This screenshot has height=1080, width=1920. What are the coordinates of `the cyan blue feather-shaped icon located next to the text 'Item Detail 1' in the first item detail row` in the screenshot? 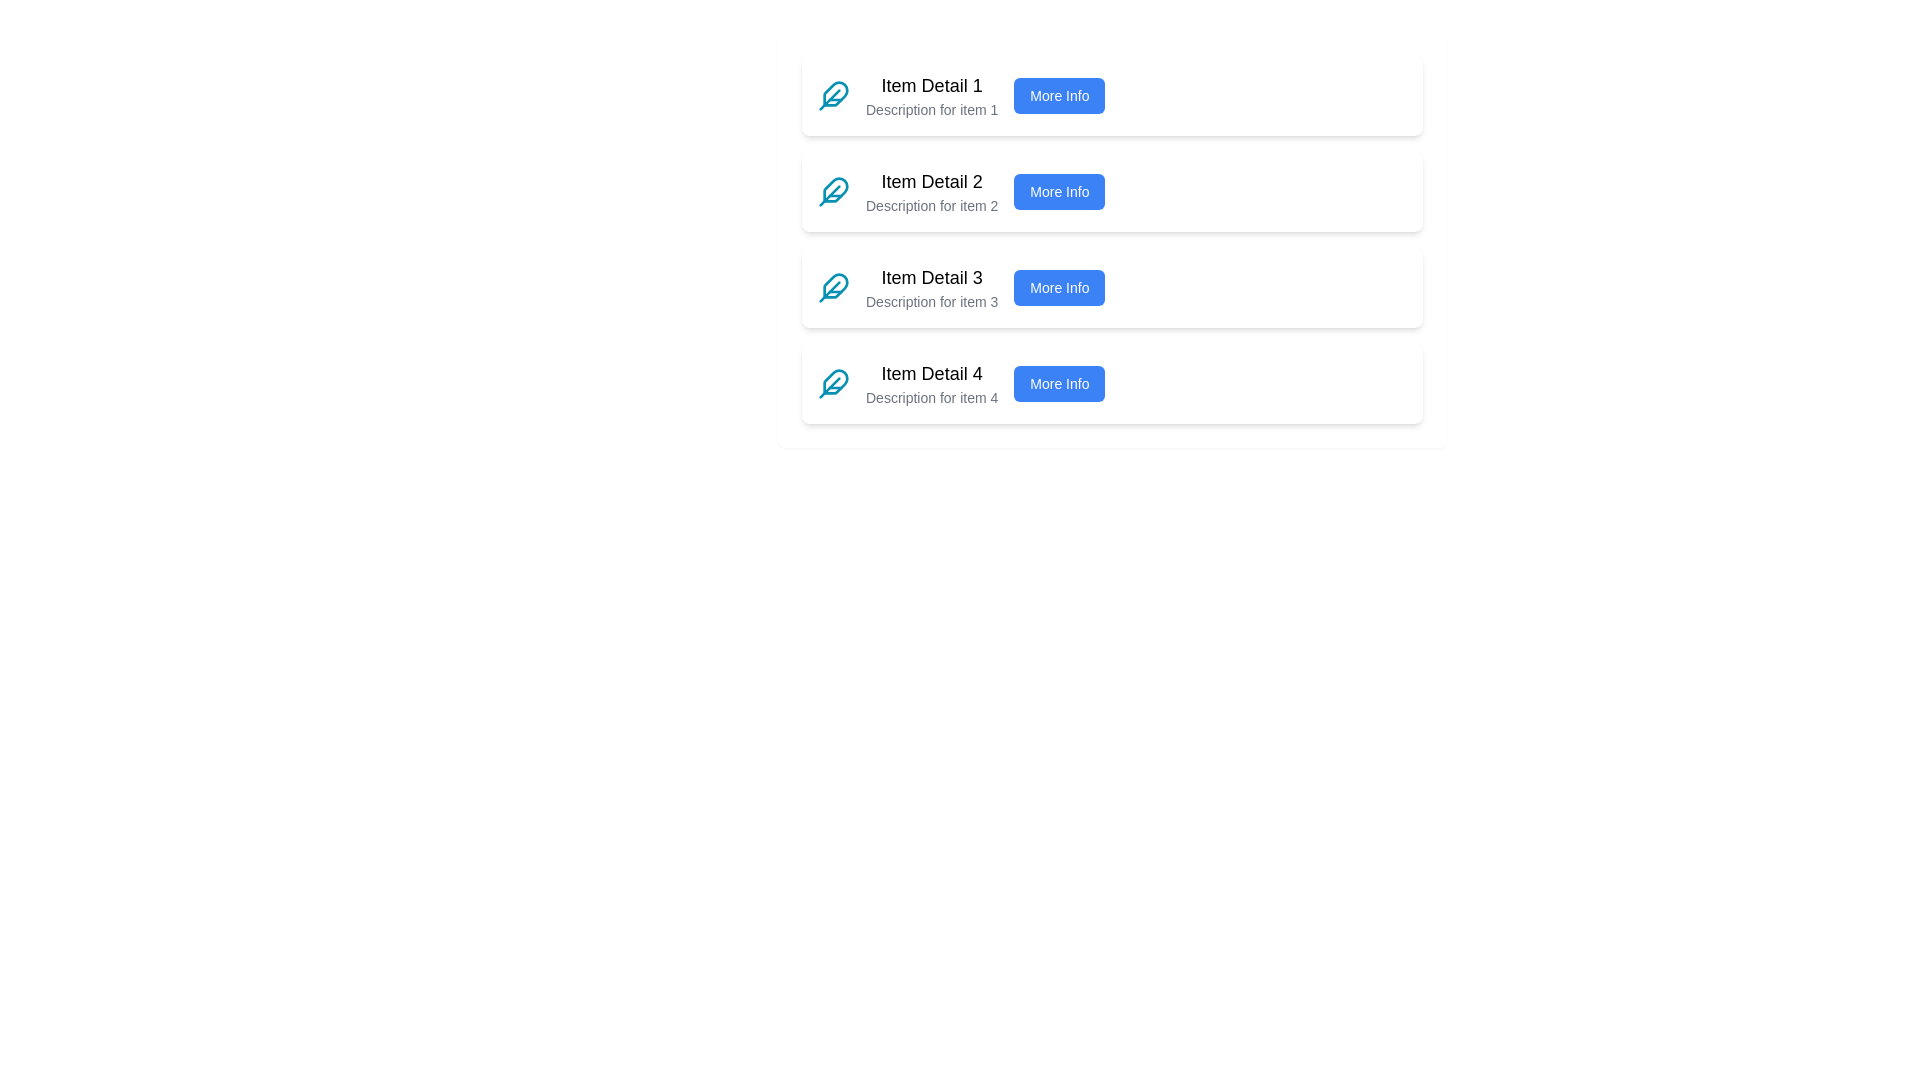 It's located at (834, 96).